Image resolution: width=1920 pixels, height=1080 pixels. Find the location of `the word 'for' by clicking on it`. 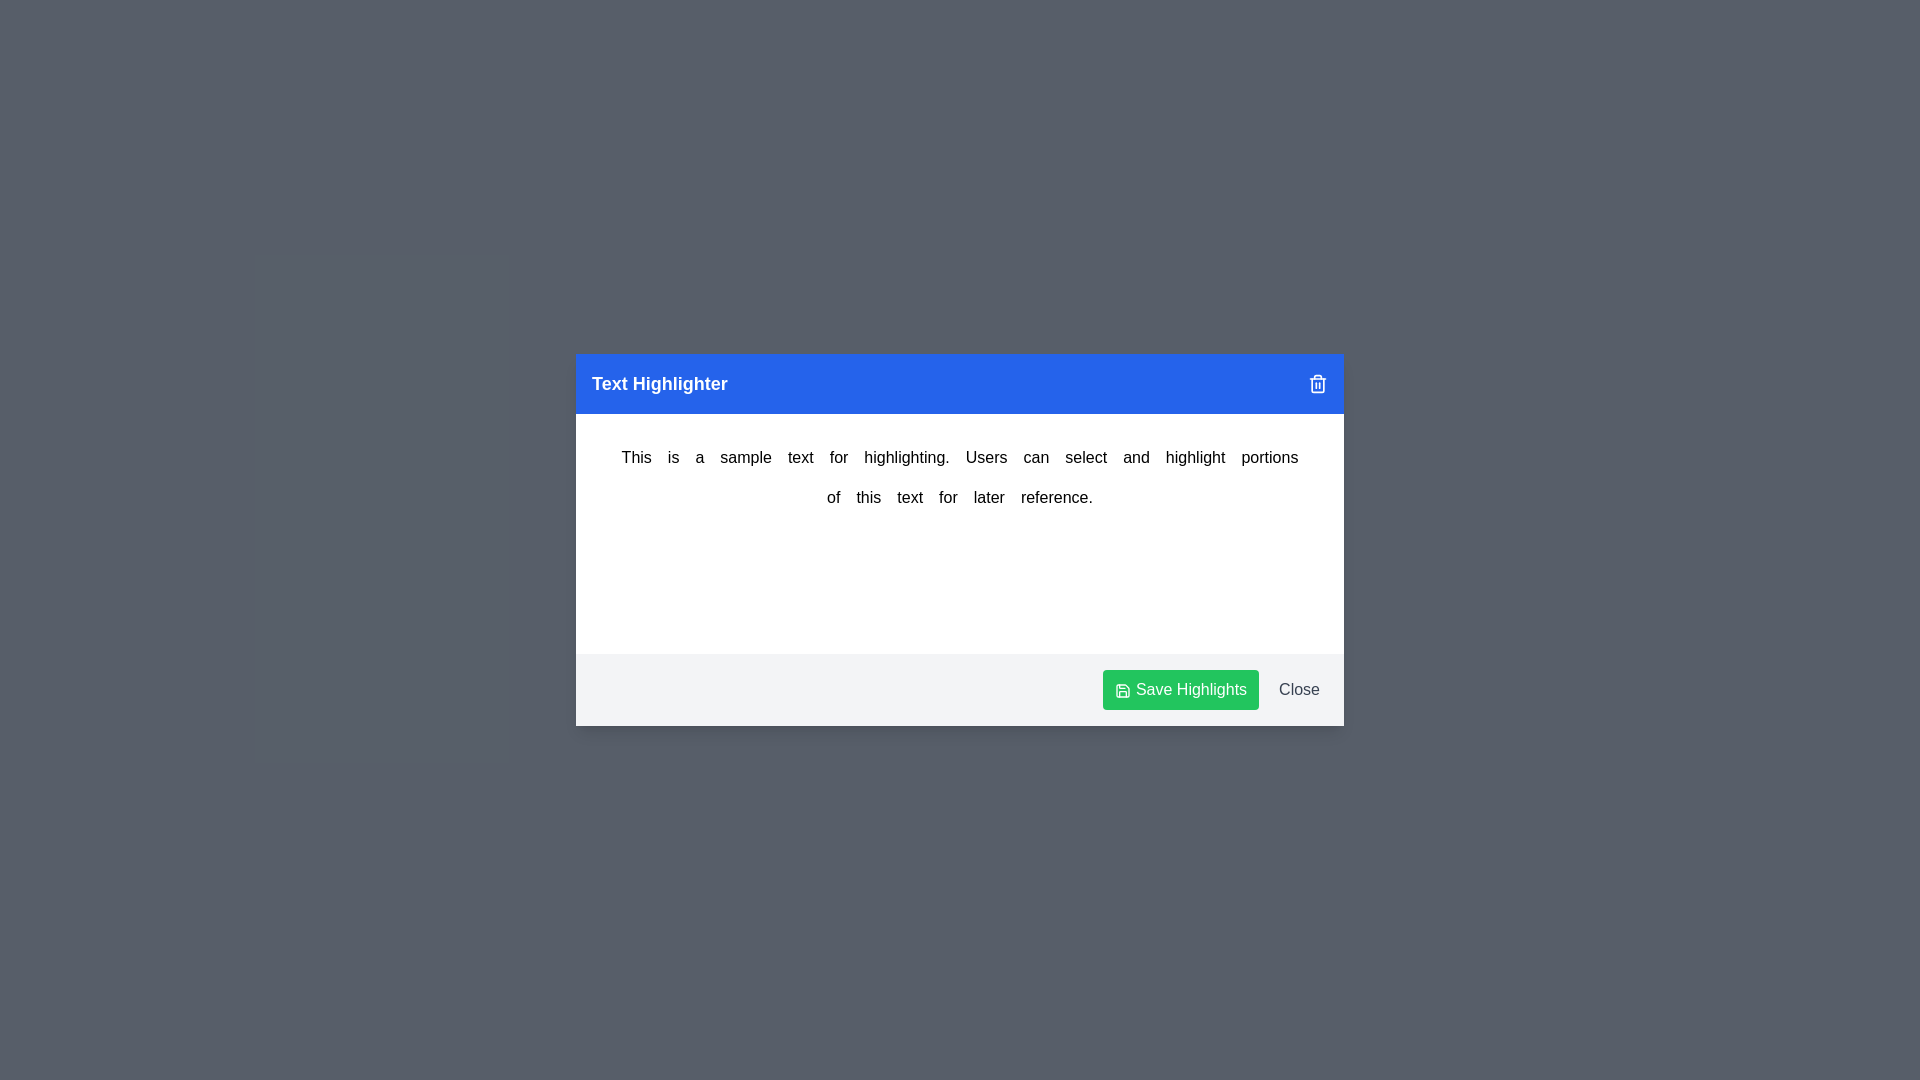

the word 'for' by clicking on it is located at coordinates (947, 496).